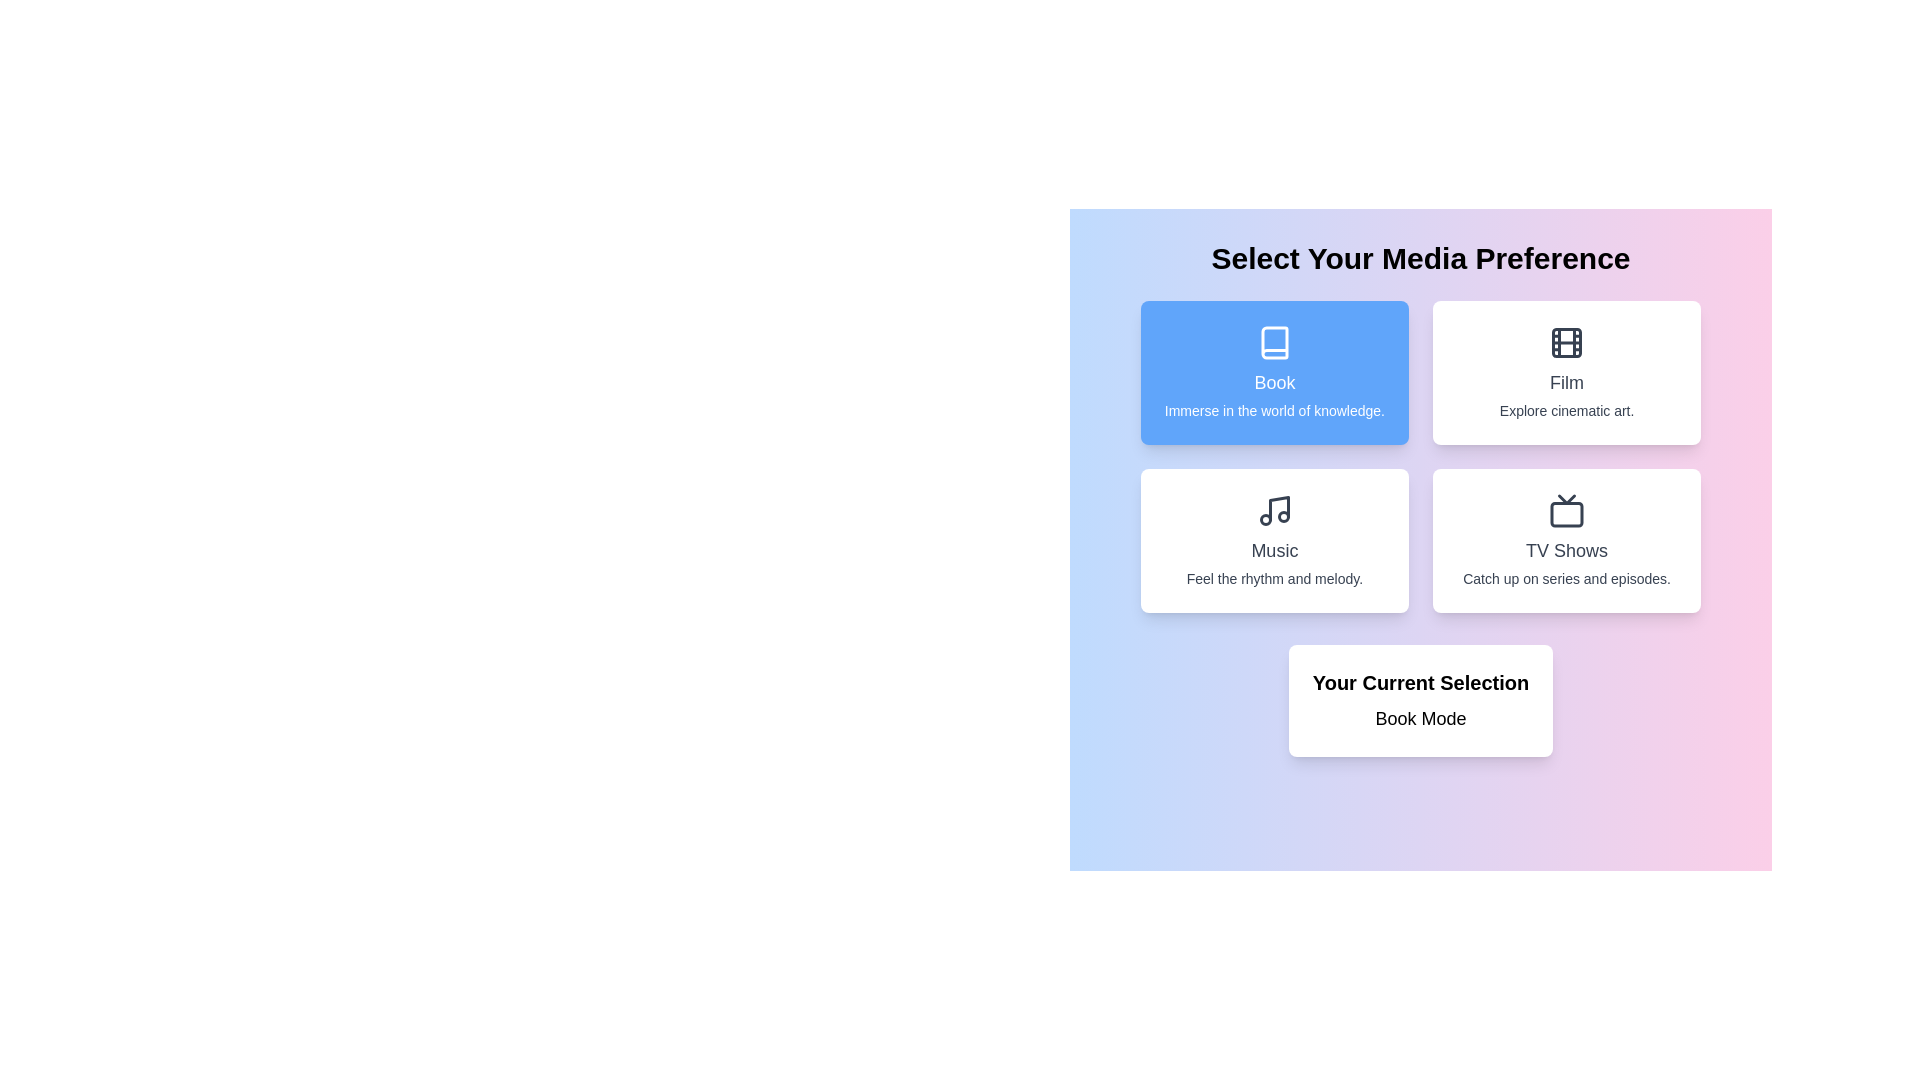 Image resolution: width=1920 pixels, height=1080 pixels. Describe the element at coordinates (1272, 410) in the screenshot. I see `the text 'Immerse in the world of knowledge.' for copying` at that location.